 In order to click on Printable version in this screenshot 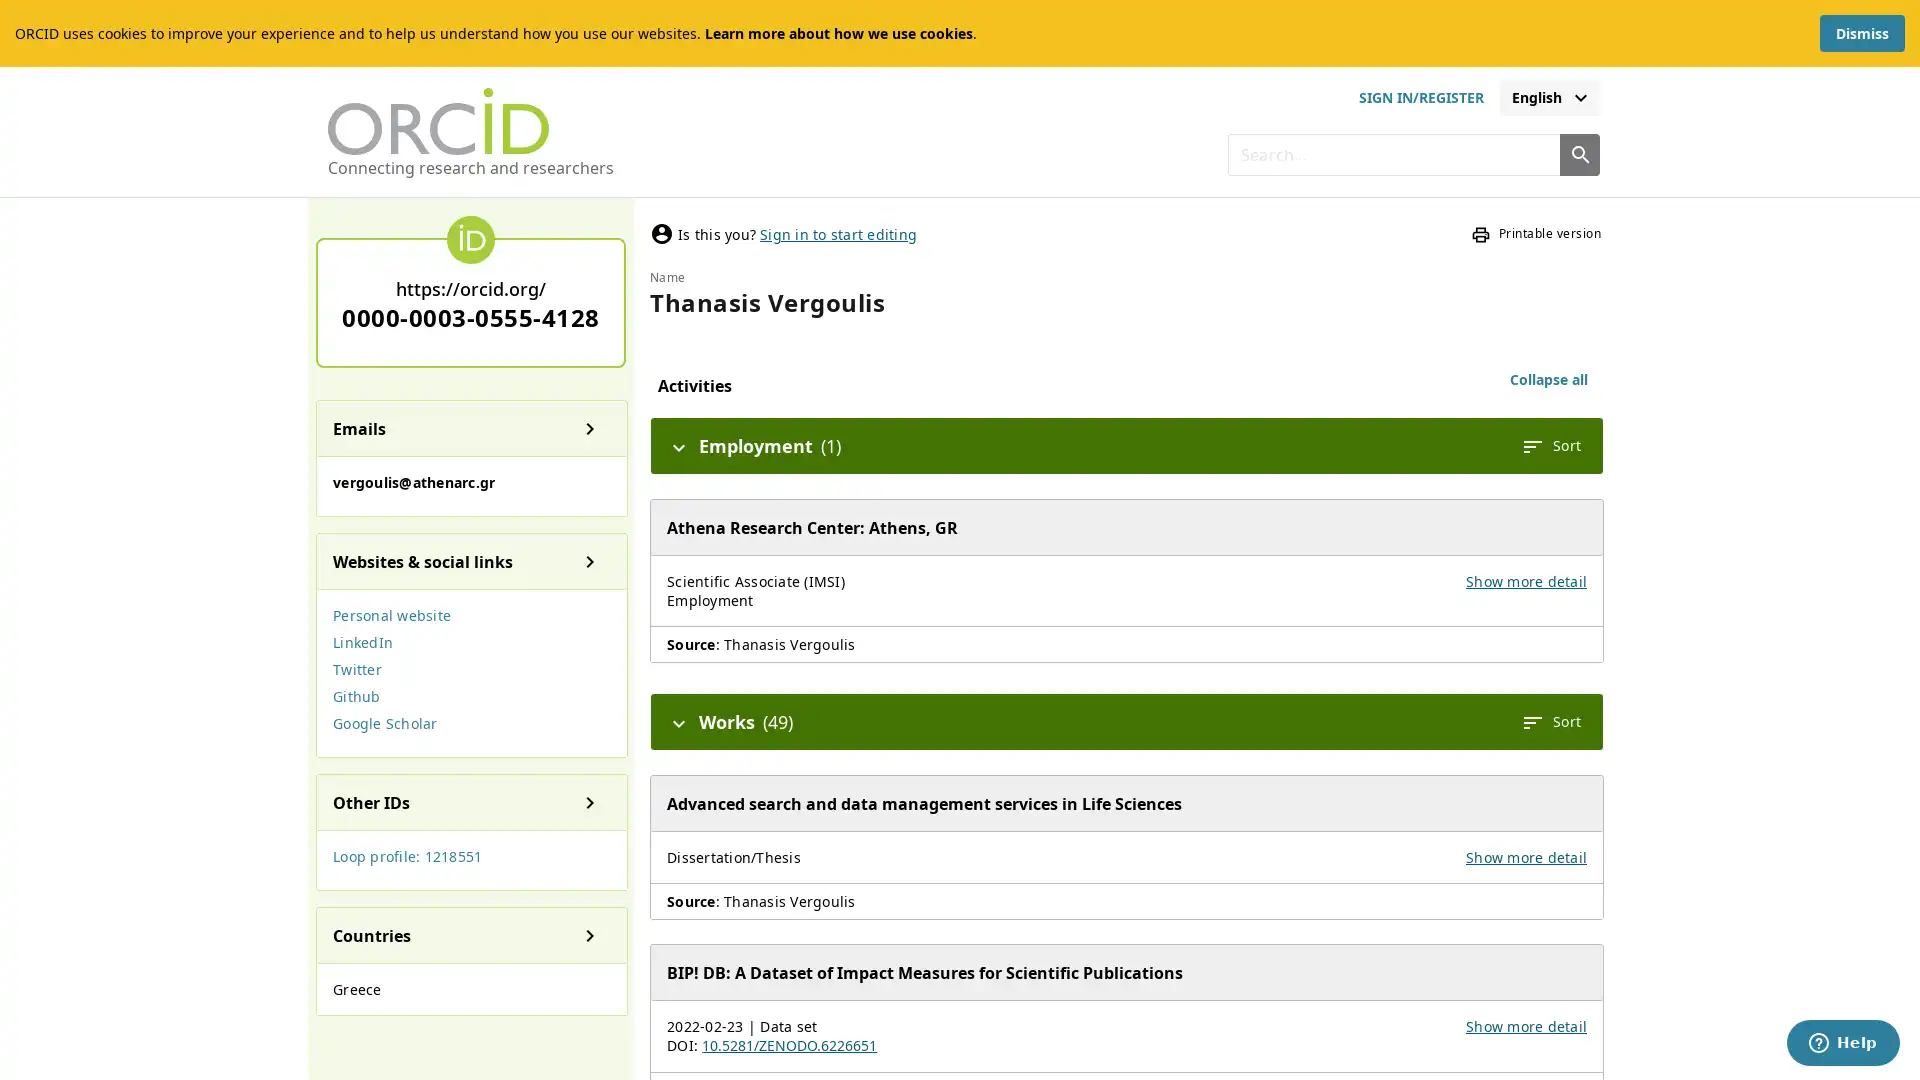, I will do `click(1535, 233)`.